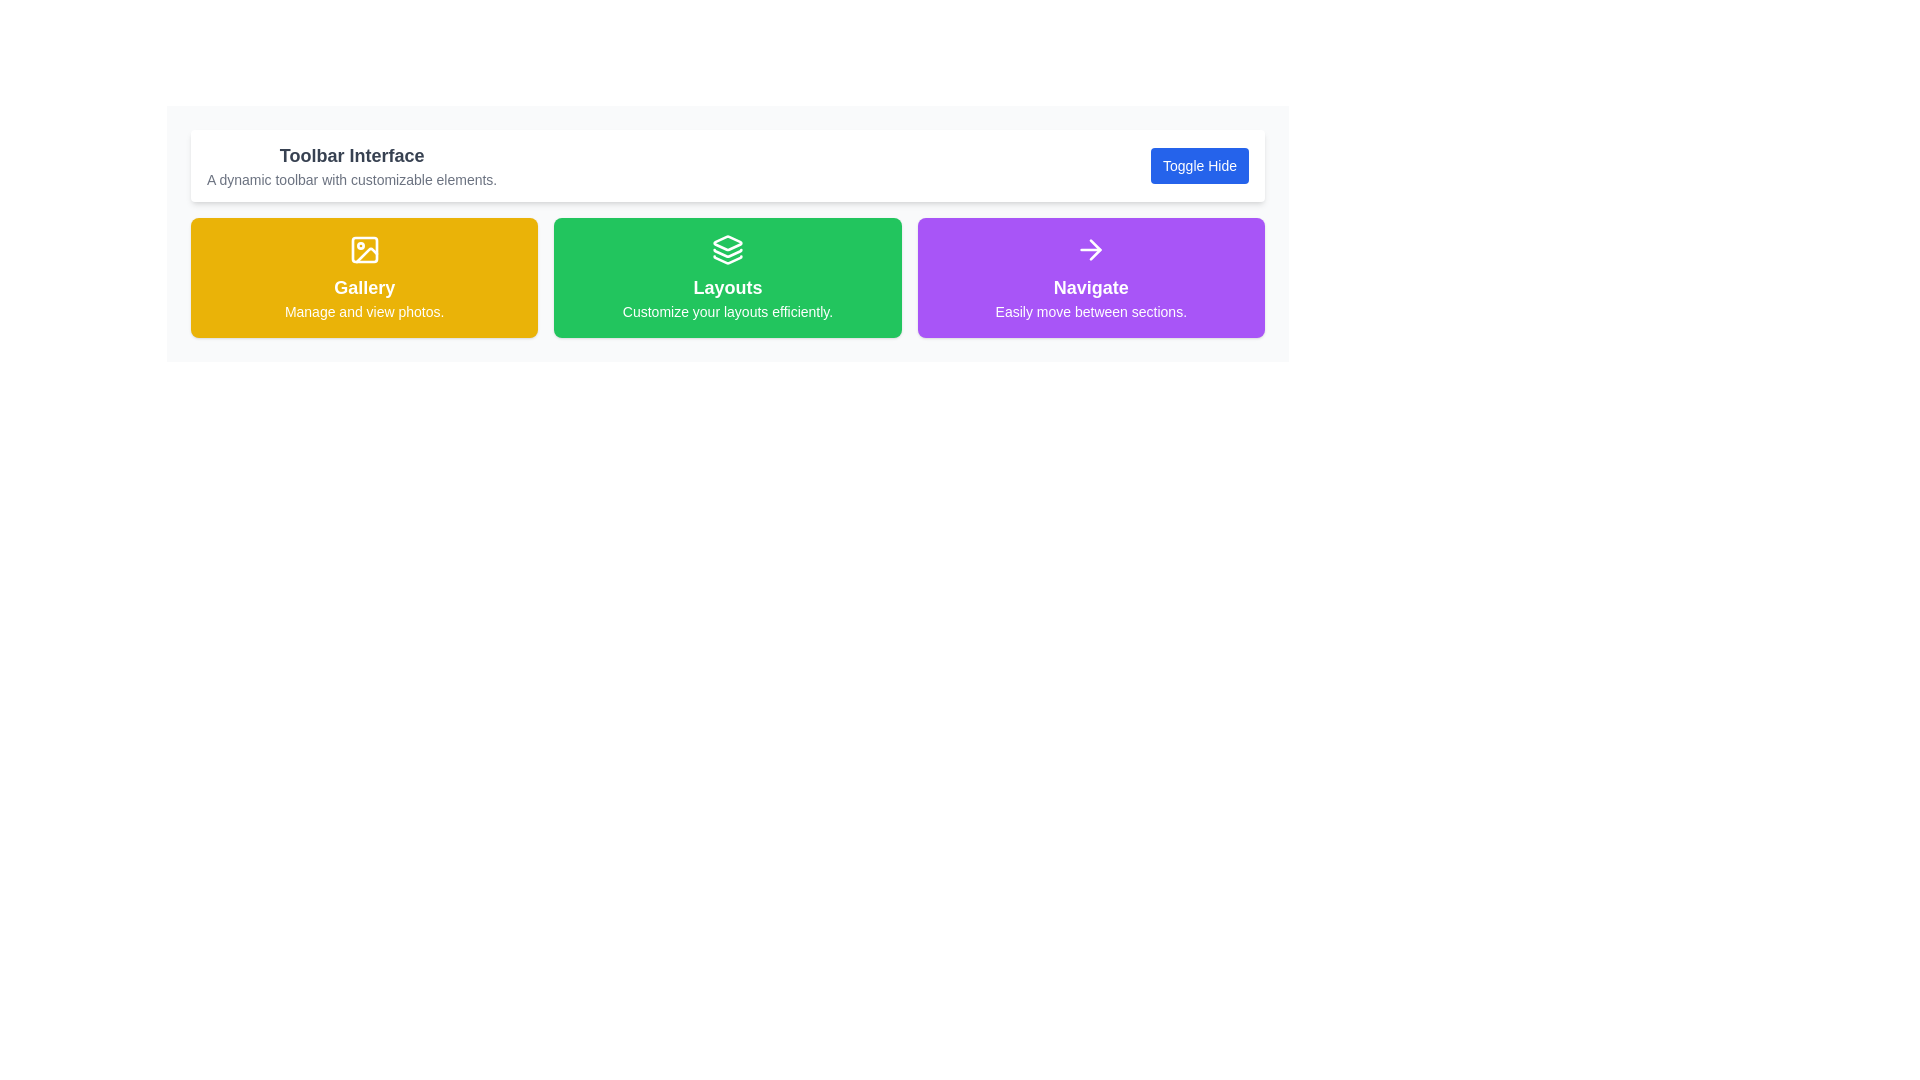 The width and height of the screenshot is (1920, 1080). Describe the element at coordinates (364, 249) in the screenshot. I see `the gallery management icon located on the yellow background section labeled 'Gallery', positioned above the text labels 'Gallery' and 'Manage and view photos'` at that location.